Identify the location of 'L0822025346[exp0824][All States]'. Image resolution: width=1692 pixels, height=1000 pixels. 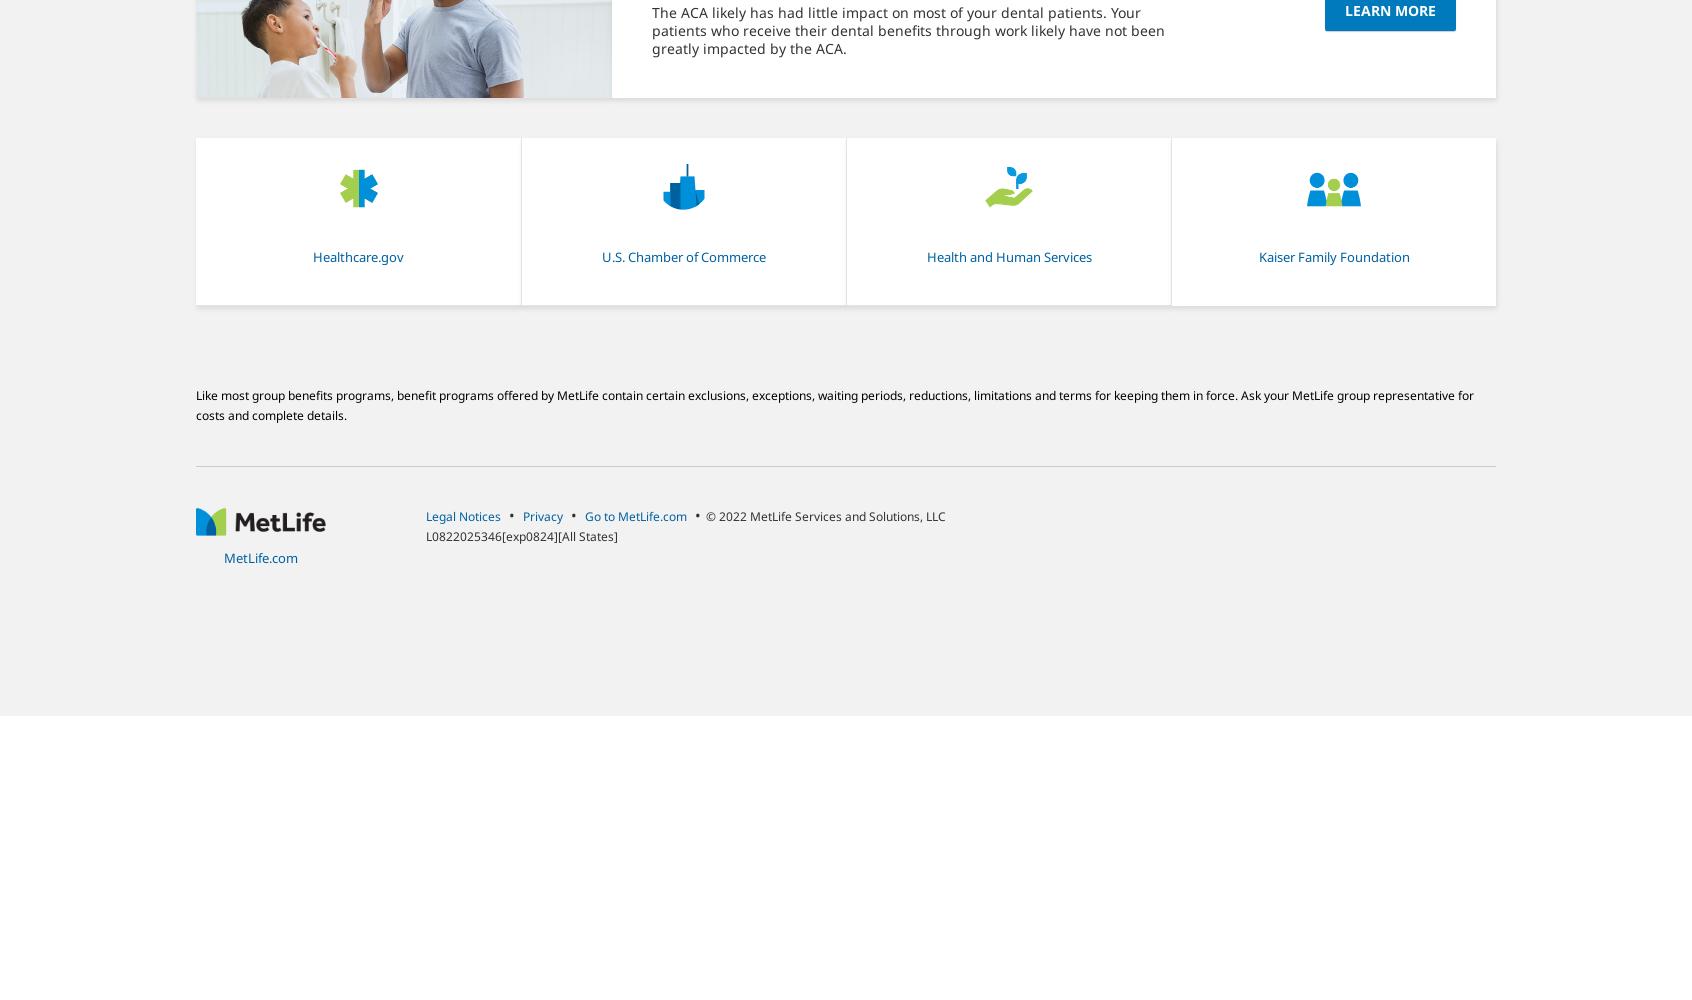
(521, 535).